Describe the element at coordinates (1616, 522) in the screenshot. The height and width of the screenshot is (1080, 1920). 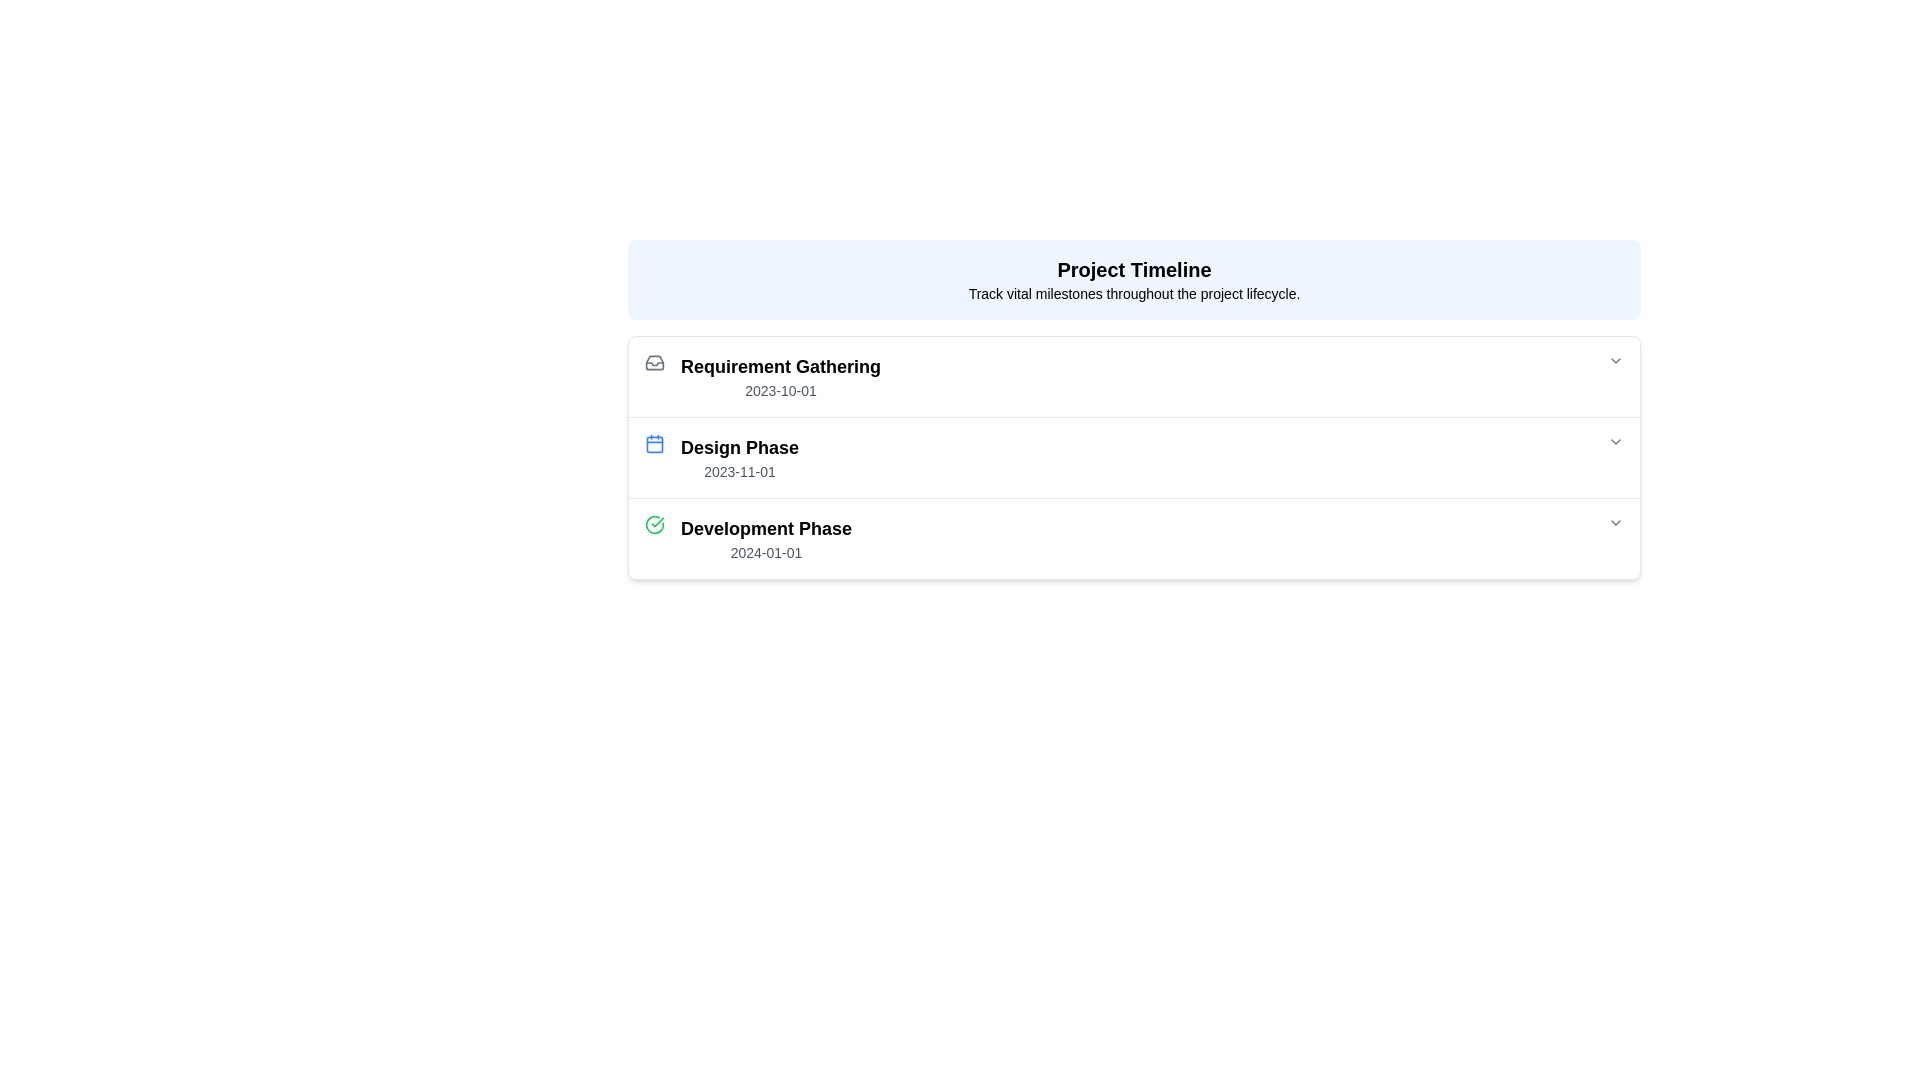
I see `the downward-facing chevron icon button located near the right end of the 'Development Phase' row` at that location.